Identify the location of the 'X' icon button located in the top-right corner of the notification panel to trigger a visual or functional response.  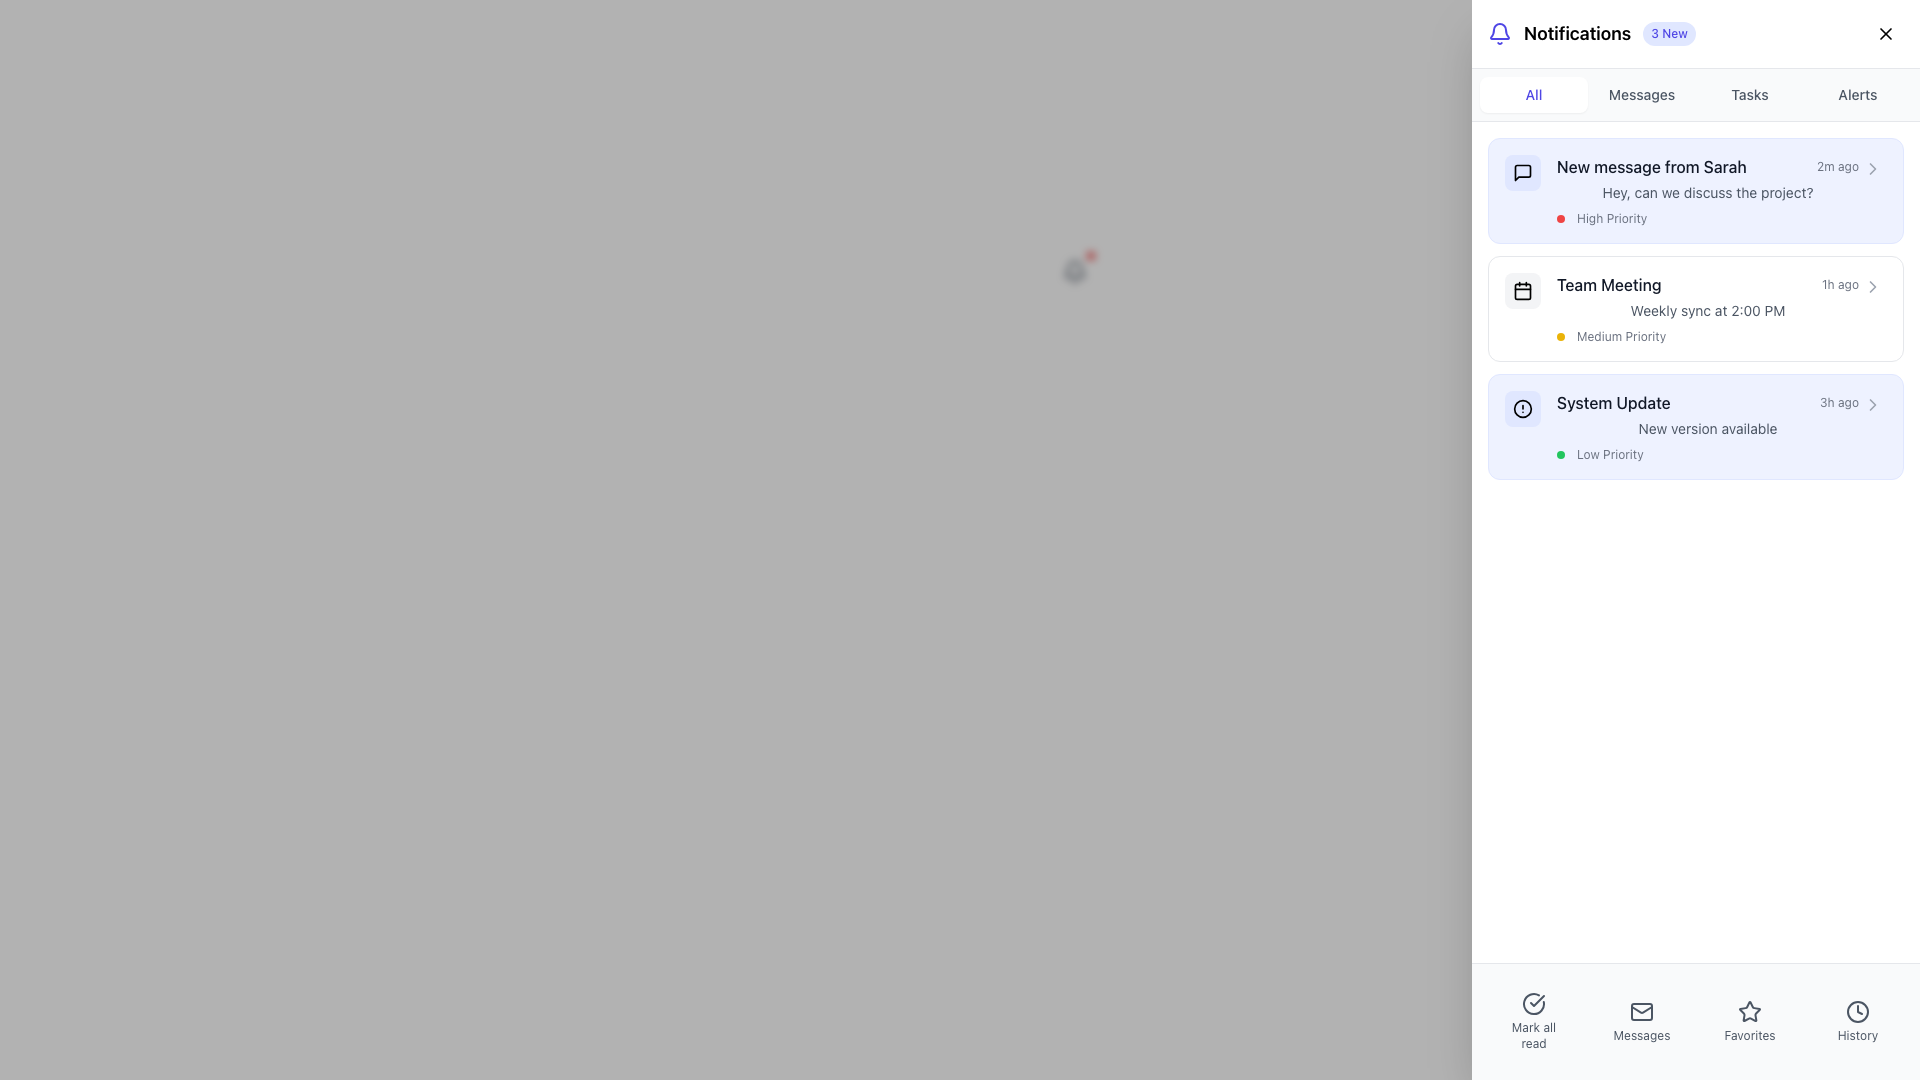
(1885, 34).